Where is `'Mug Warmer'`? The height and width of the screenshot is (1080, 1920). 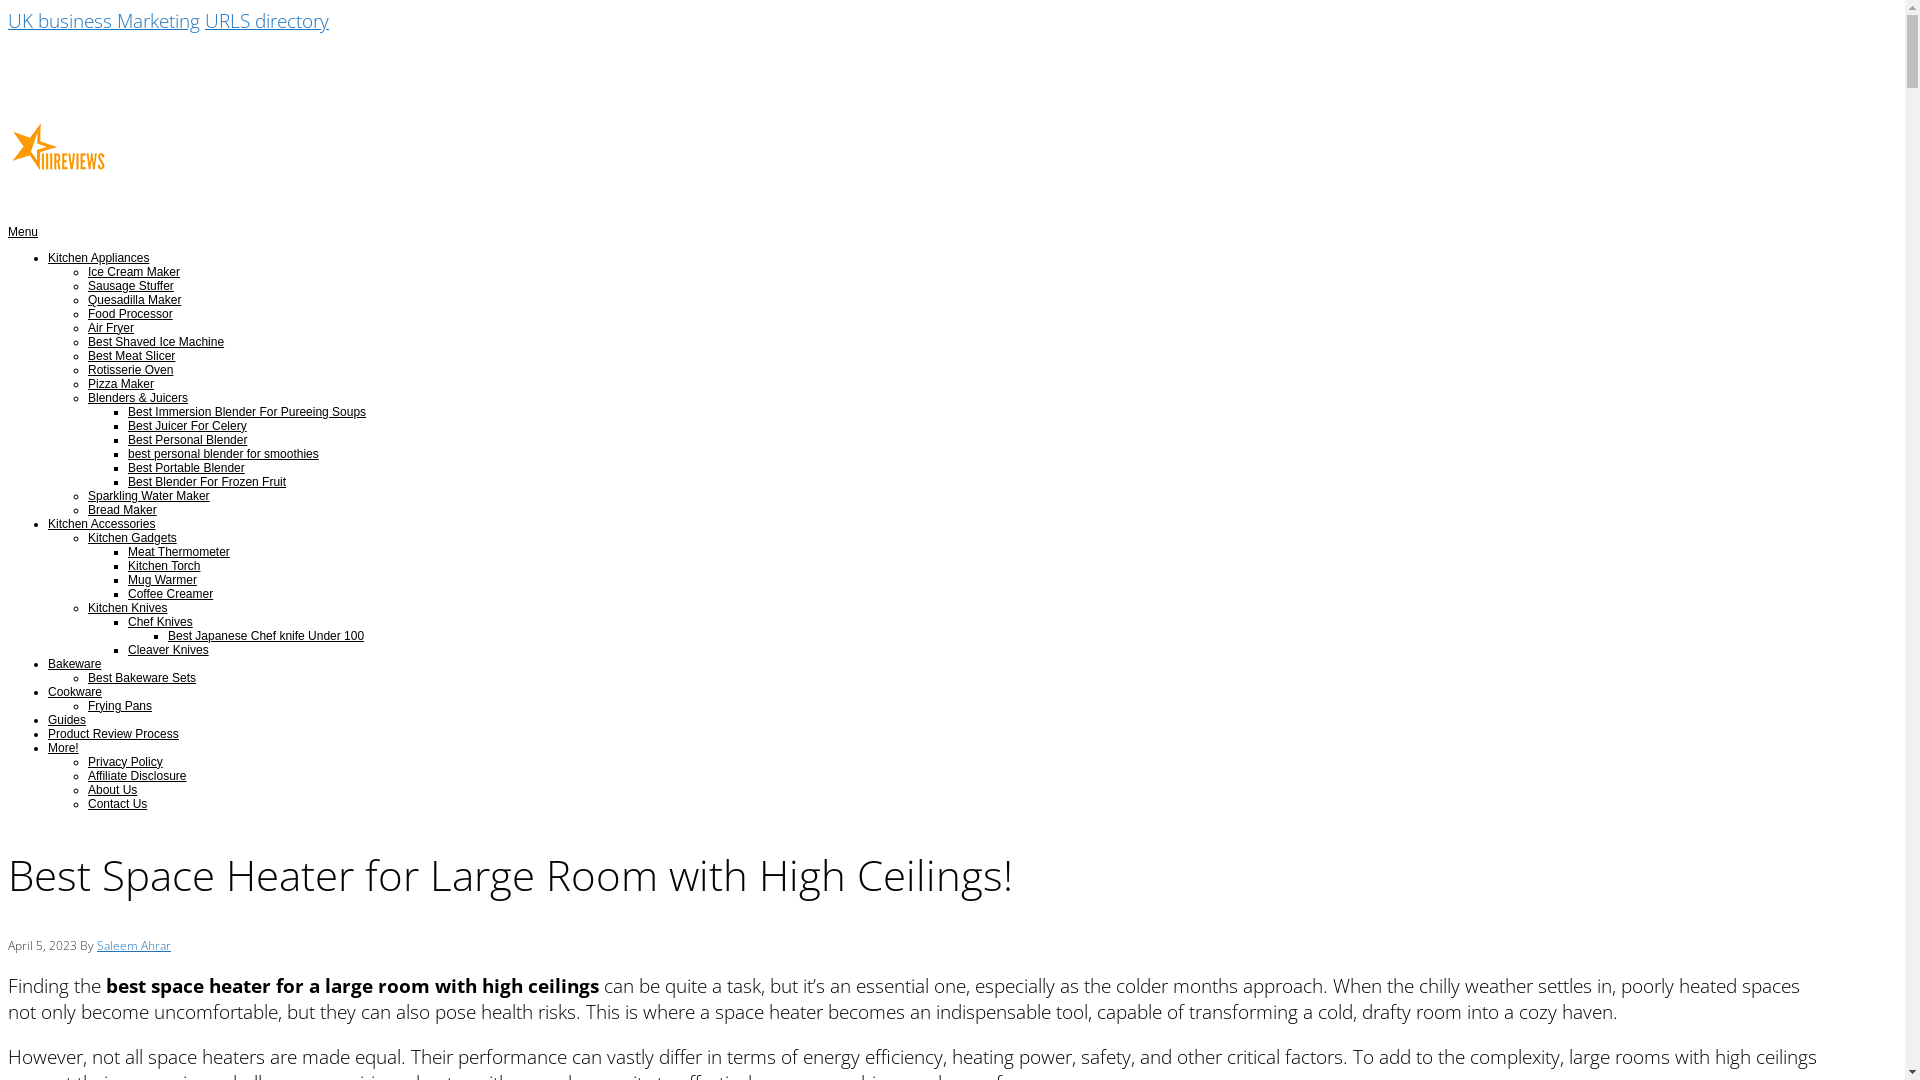 'Mug Warmer' is located at coordinates (162, 579).